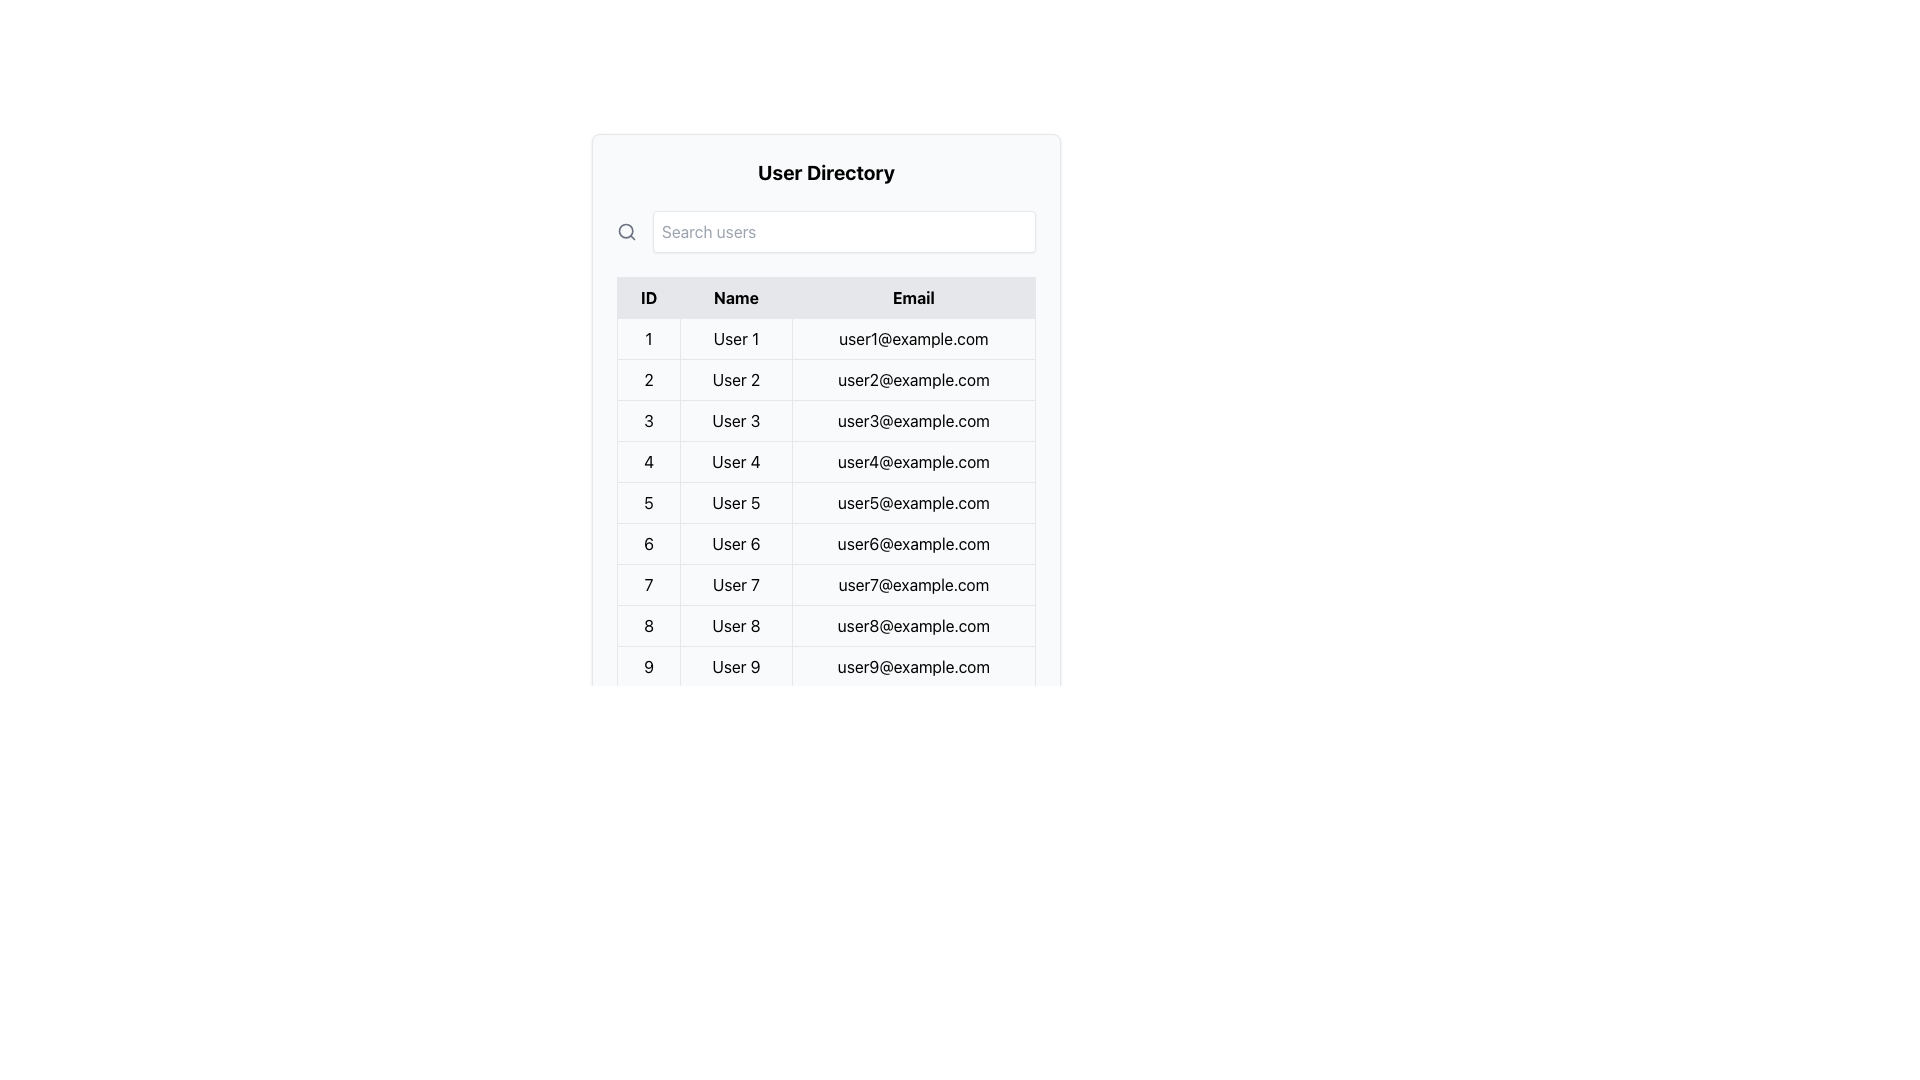 The image size is (1920, 1080). Describe the element at coordinates (826, 380) in the screenshot. I see `the second row of the 'User Directory' table displaying user ID '2', name 'User 2', and email 'user2@example.com'` at that location.